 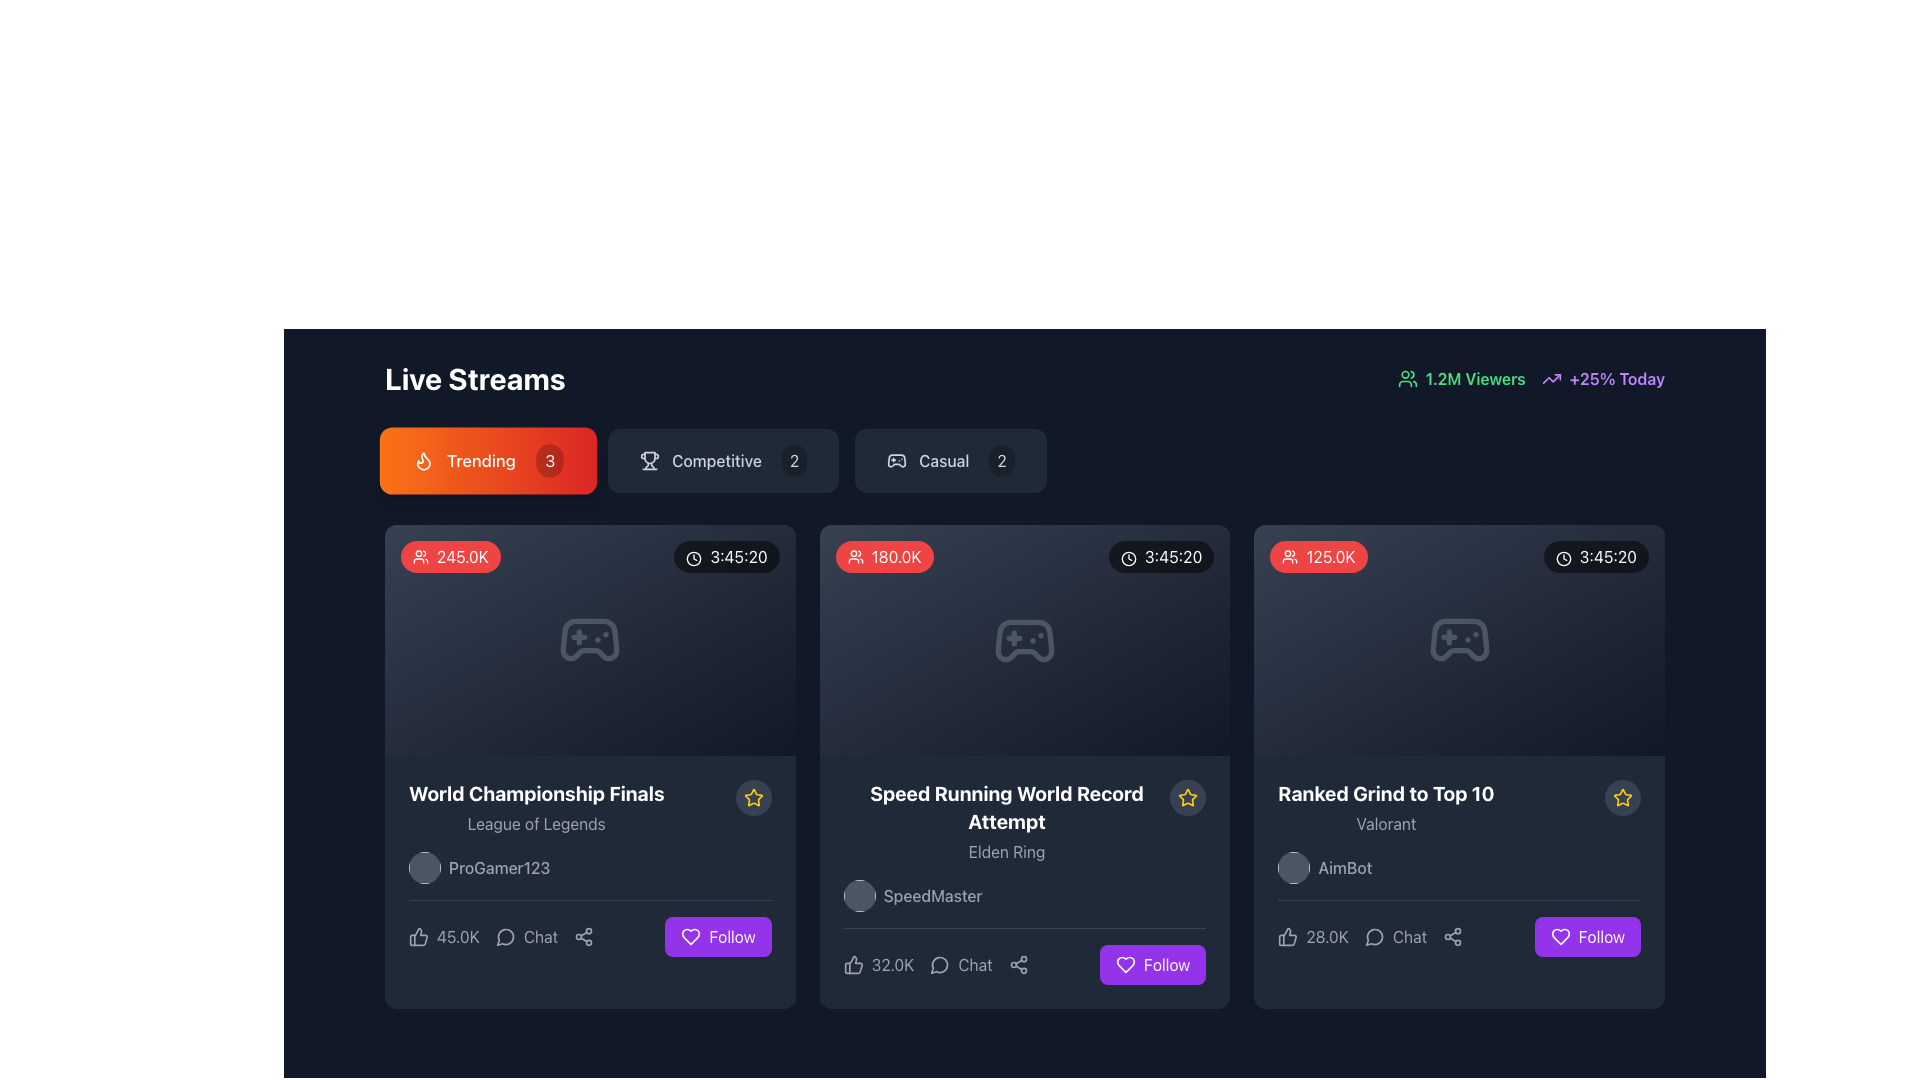 What do you see at coordinates (1161, 556) in the screenshot?
I see `duration data from the label with an icon located at the top-right corner of the second content card, adjacent to the red audience data label` at bounding box center [1161, 556].